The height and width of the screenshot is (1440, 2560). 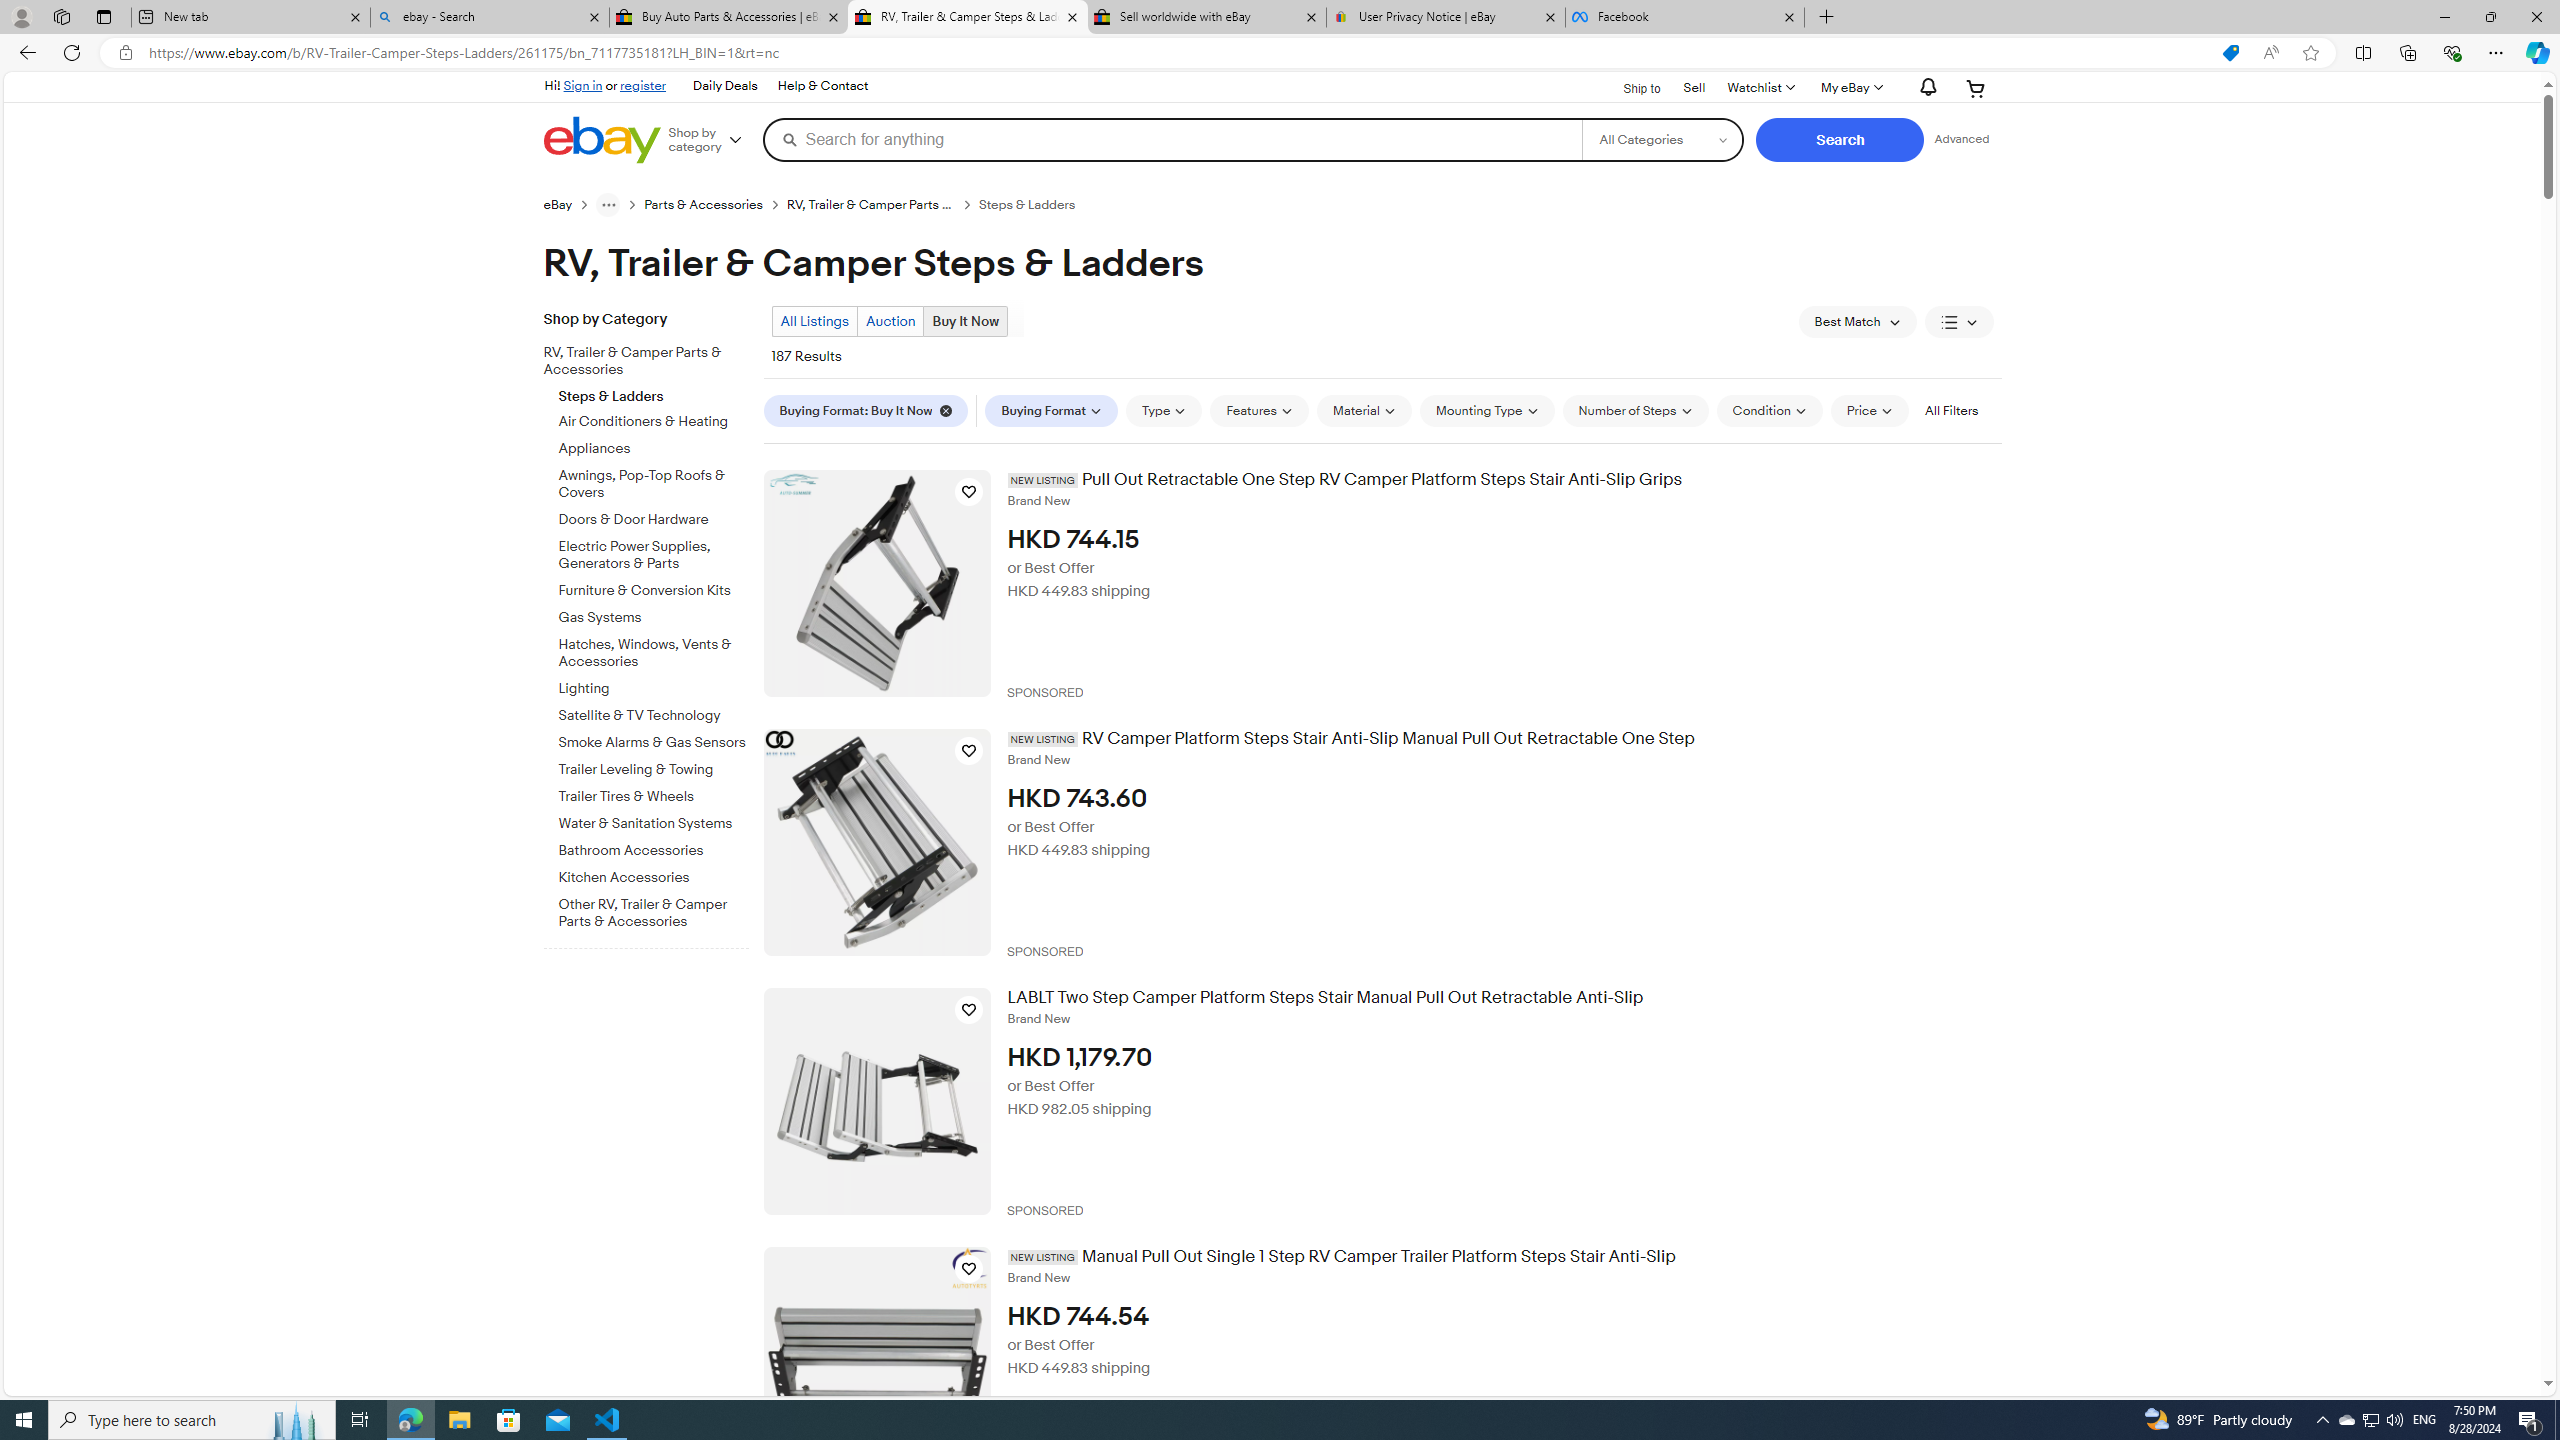 What do you see at coordinates (712, 138) in the screenshot?
I see `'Shop by category'` at bounding box center [712, 138].